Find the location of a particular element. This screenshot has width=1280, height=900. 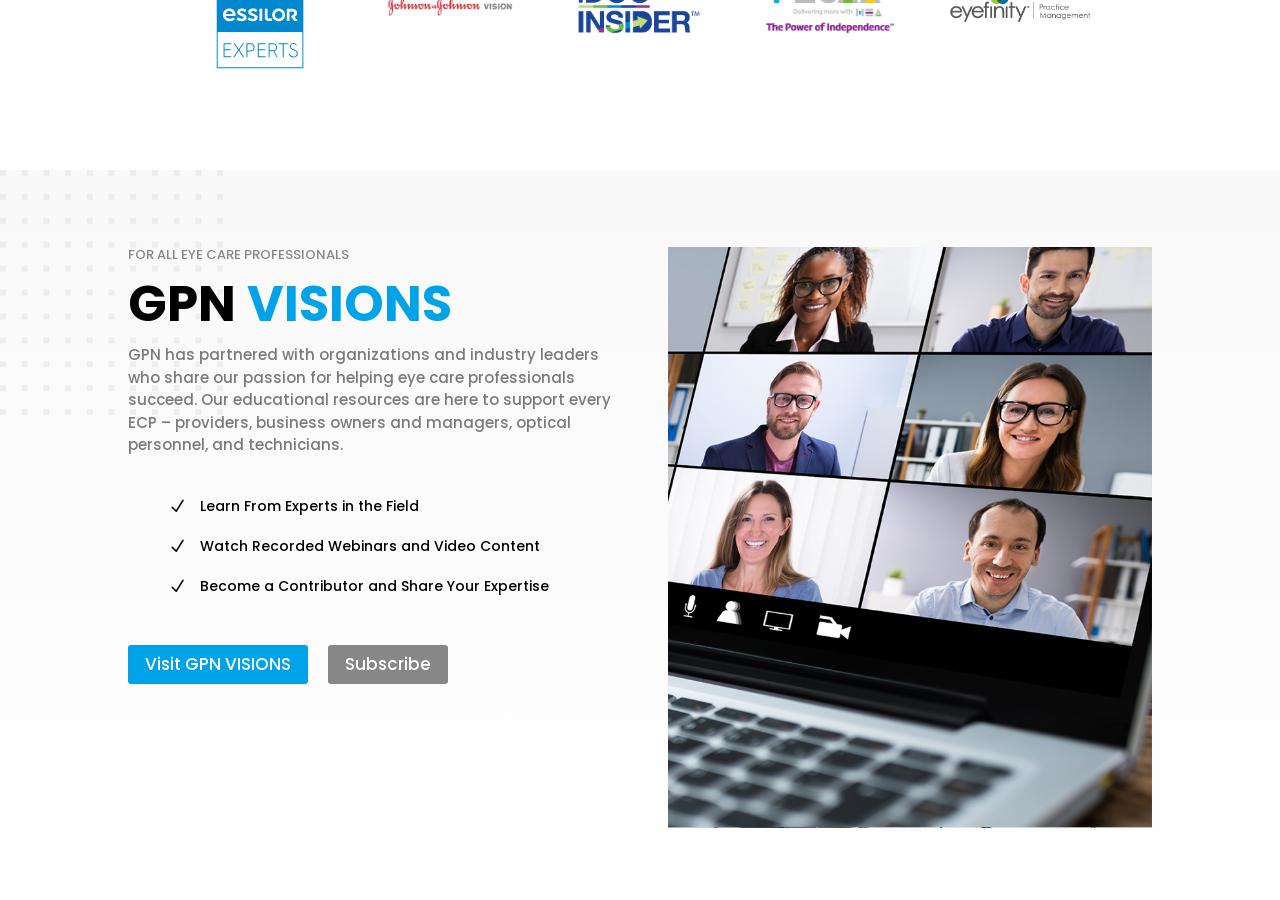

'For All Eye Care Professionals' is located at coordinates (127, 253).